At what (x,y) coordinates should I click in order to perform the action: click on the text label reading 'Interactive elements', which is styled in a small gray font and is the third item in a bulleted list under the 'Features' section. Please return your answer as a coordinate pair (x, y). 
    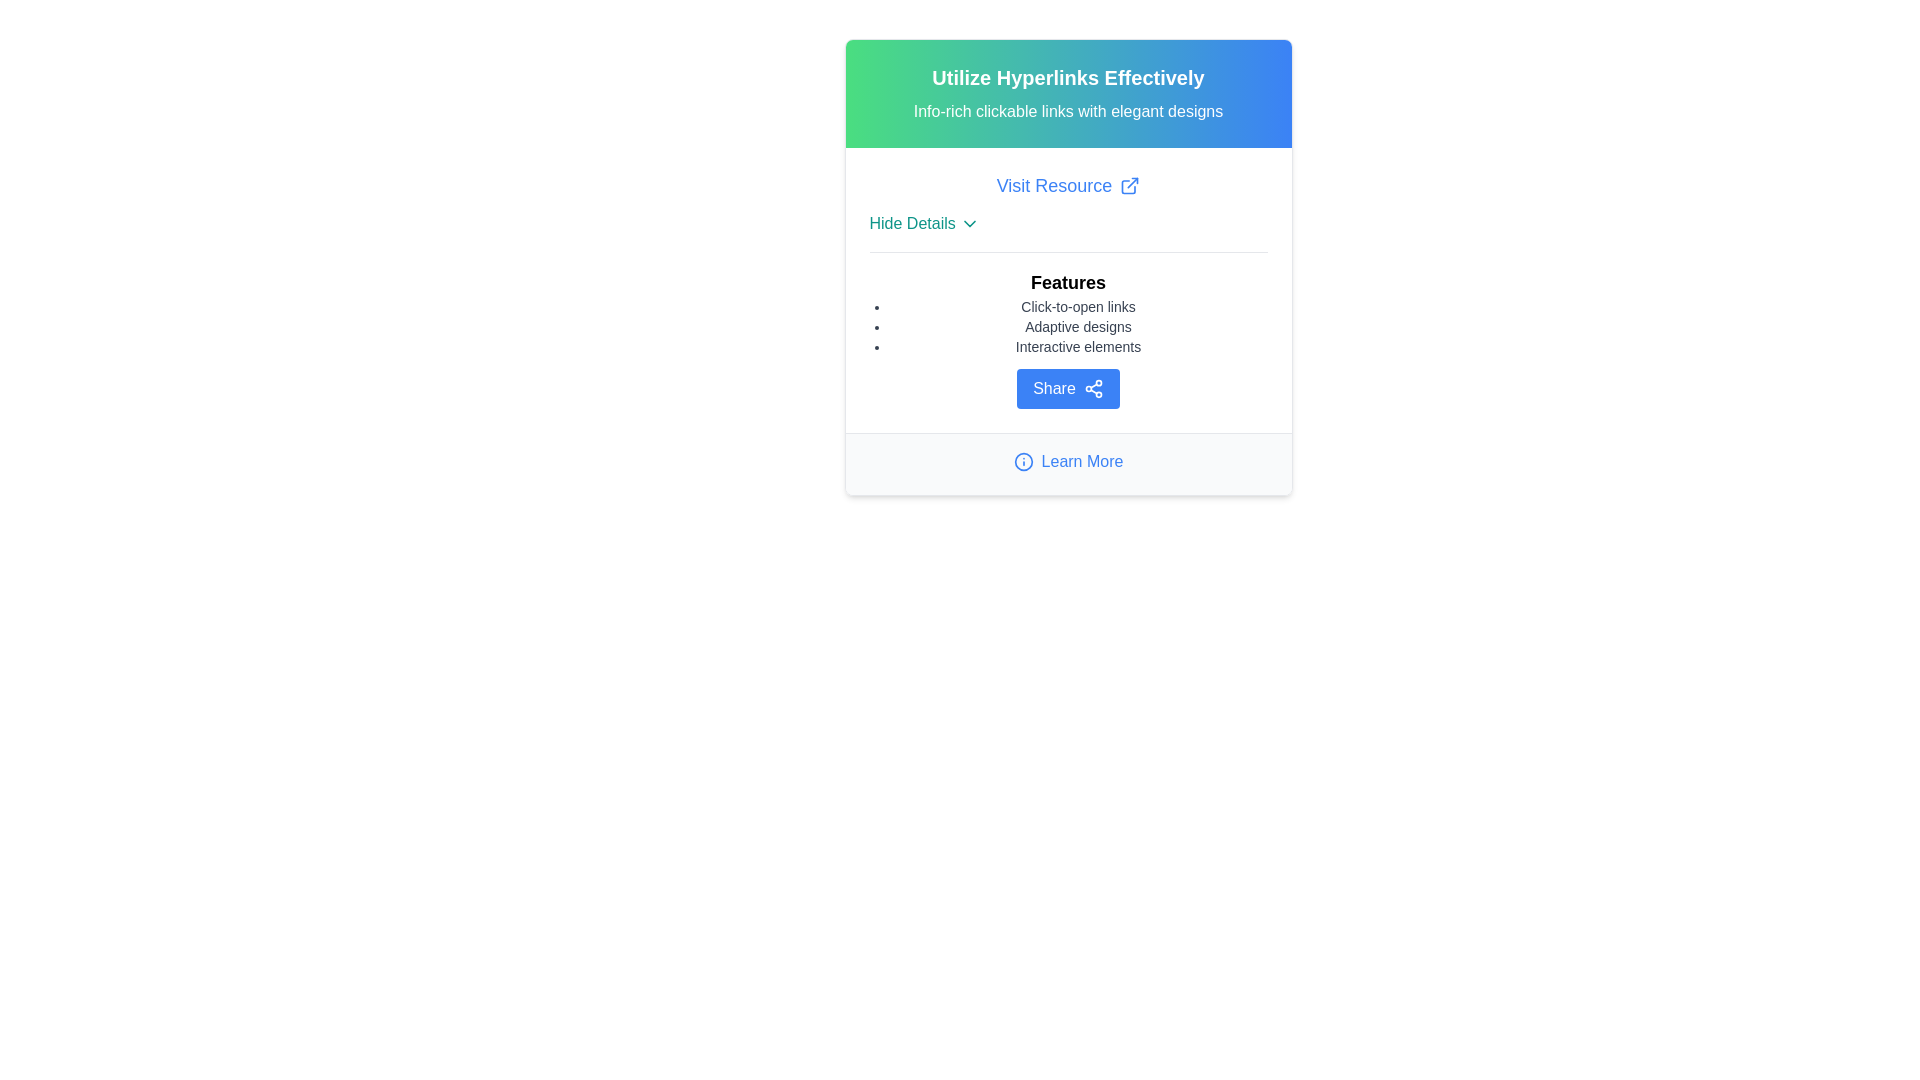
    Looking at the image, I should click on (1077, 346).